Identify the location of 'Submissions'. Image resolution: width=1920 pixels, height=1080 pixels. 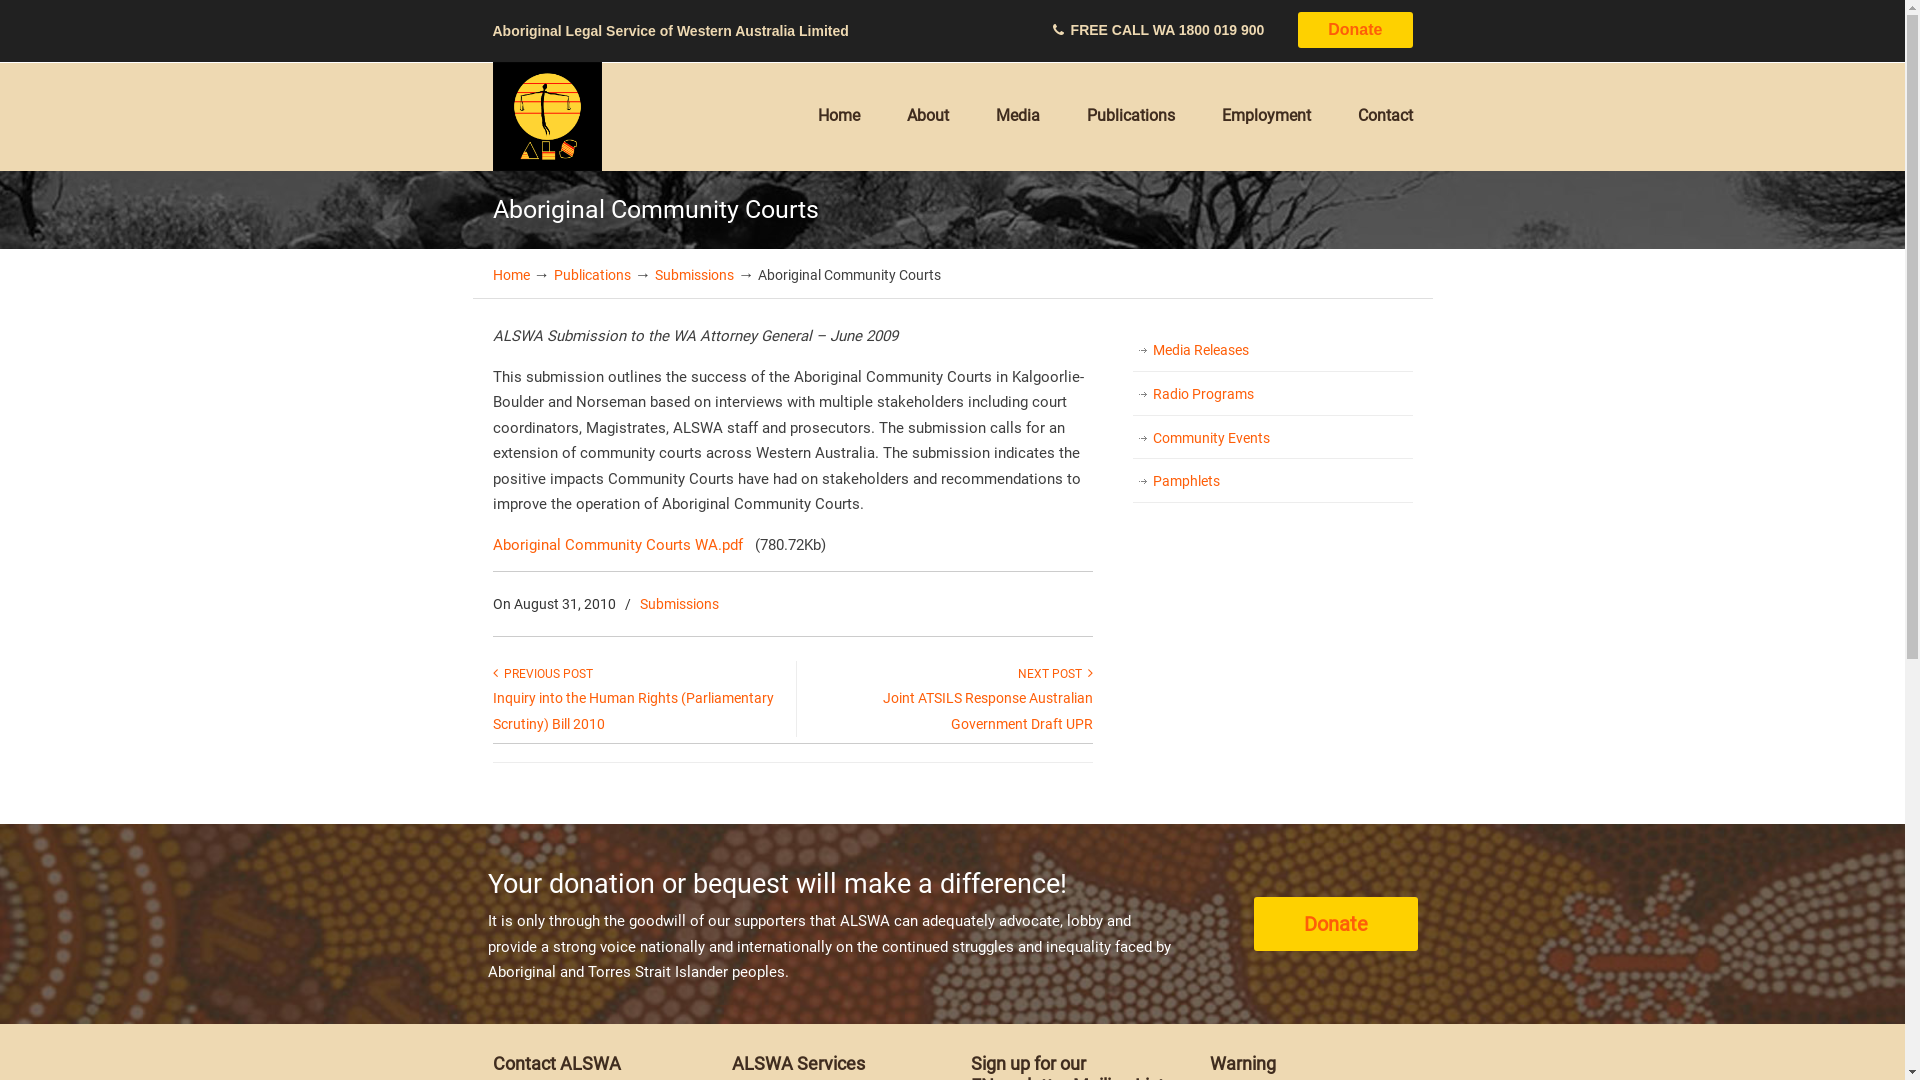
(679, 603).